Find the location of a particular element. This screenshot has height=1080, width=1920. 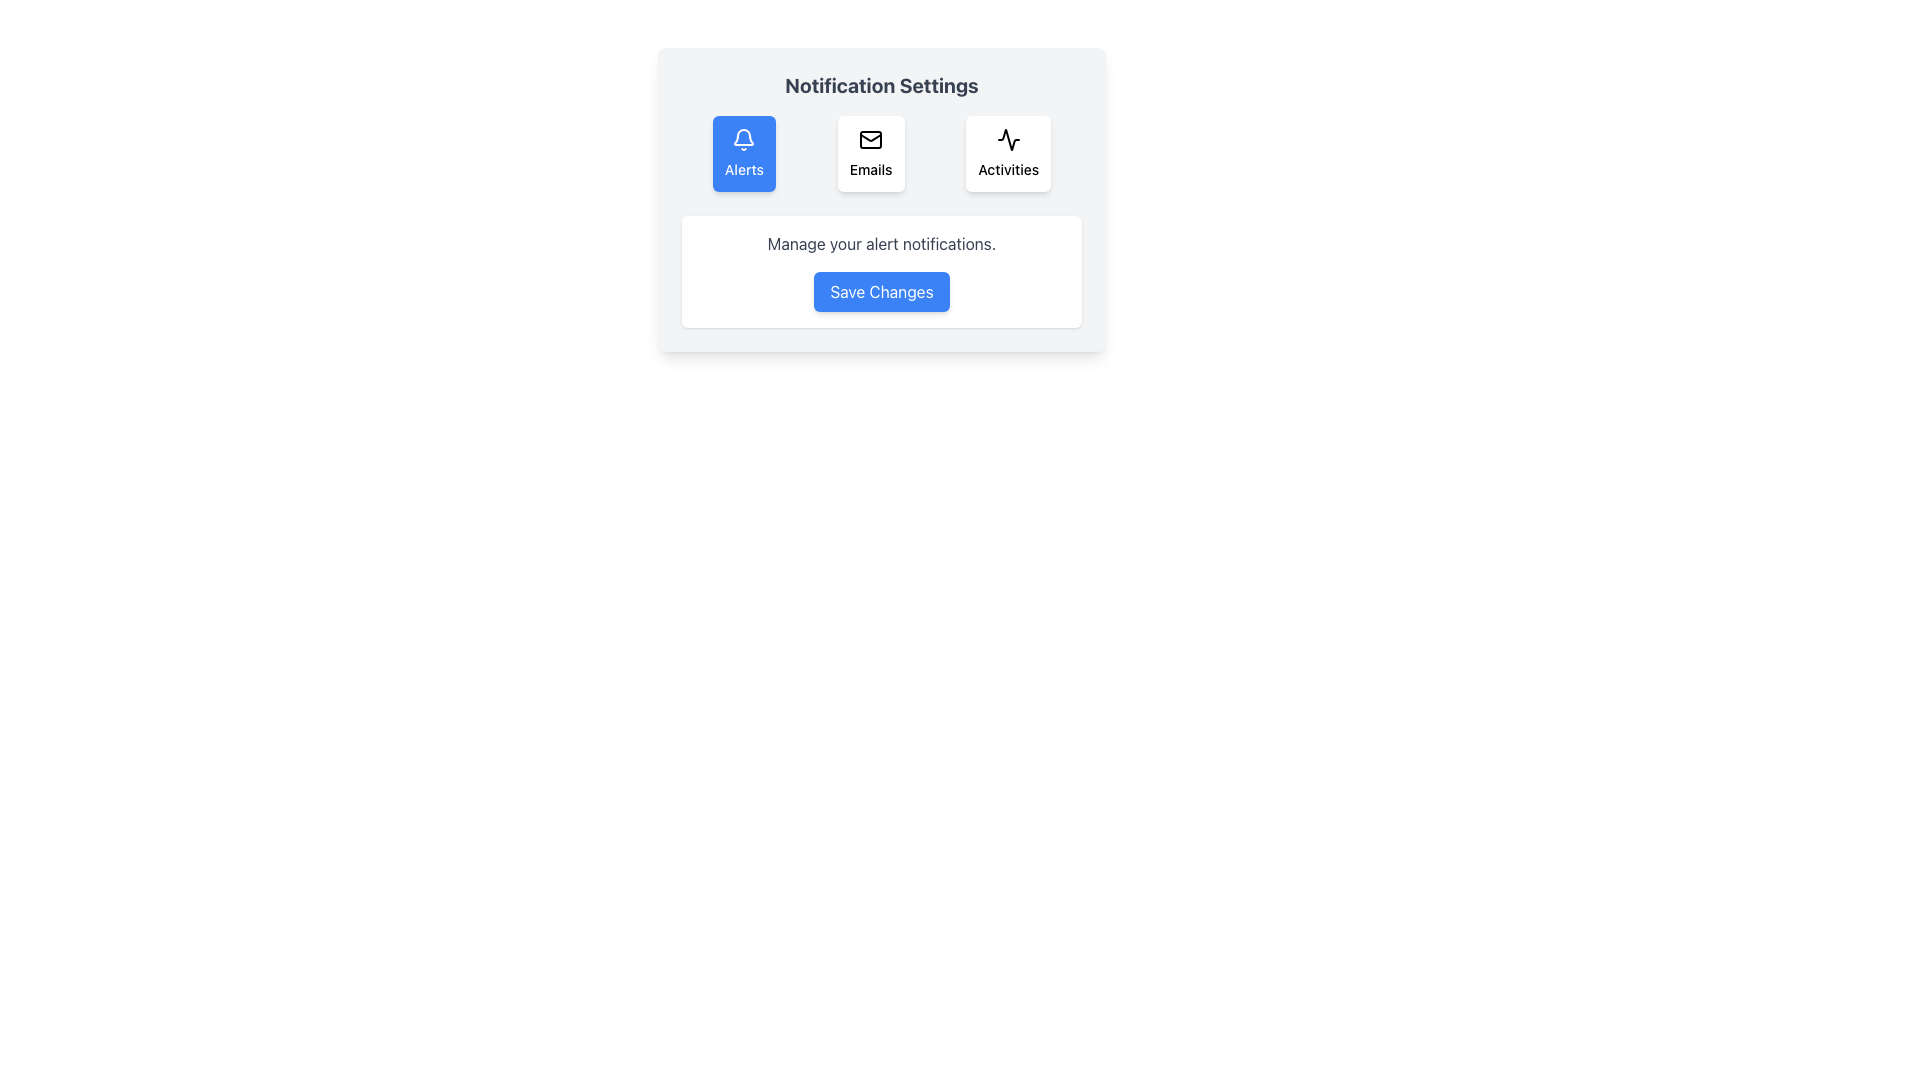

the envelope icon that is centered at the top of the 'Emails' button in the Notification Settings section is located at coordinates (871, 138).